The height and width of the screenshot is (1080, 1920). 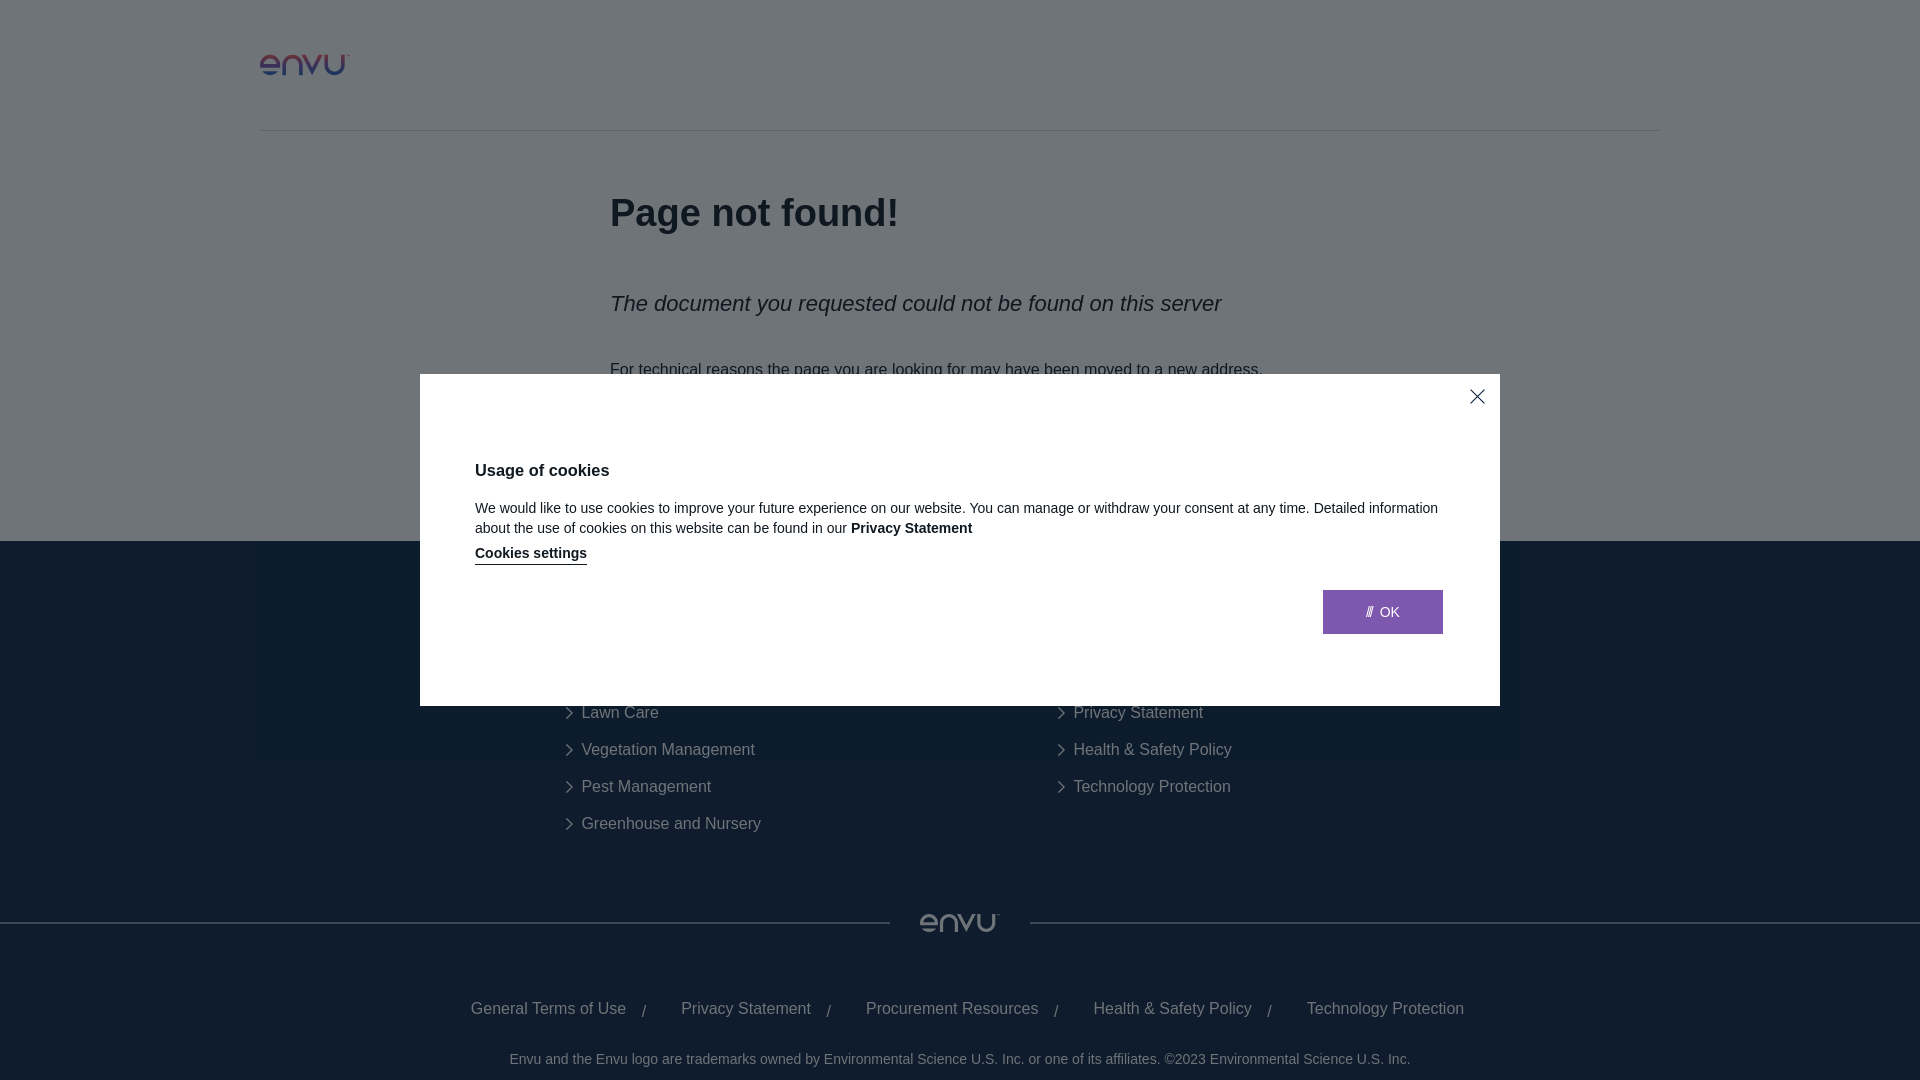 What do you see at coordinates (541, 1009) in the screenshot?
I see `'General Terms of Use'` at bounding box center [541, 1009].